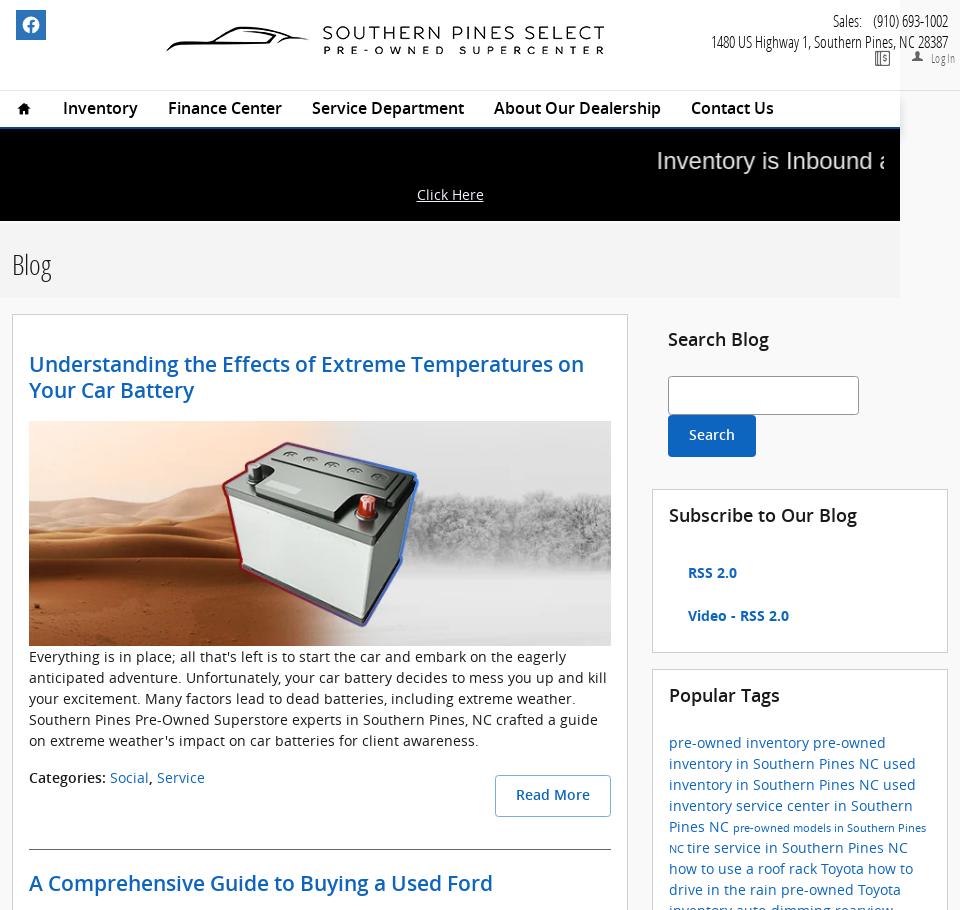 Image resolution: width=960 pixels, height=910 pixels. I want to click on 'pre-owned models in Southern Pines NC', so click(797, 837).